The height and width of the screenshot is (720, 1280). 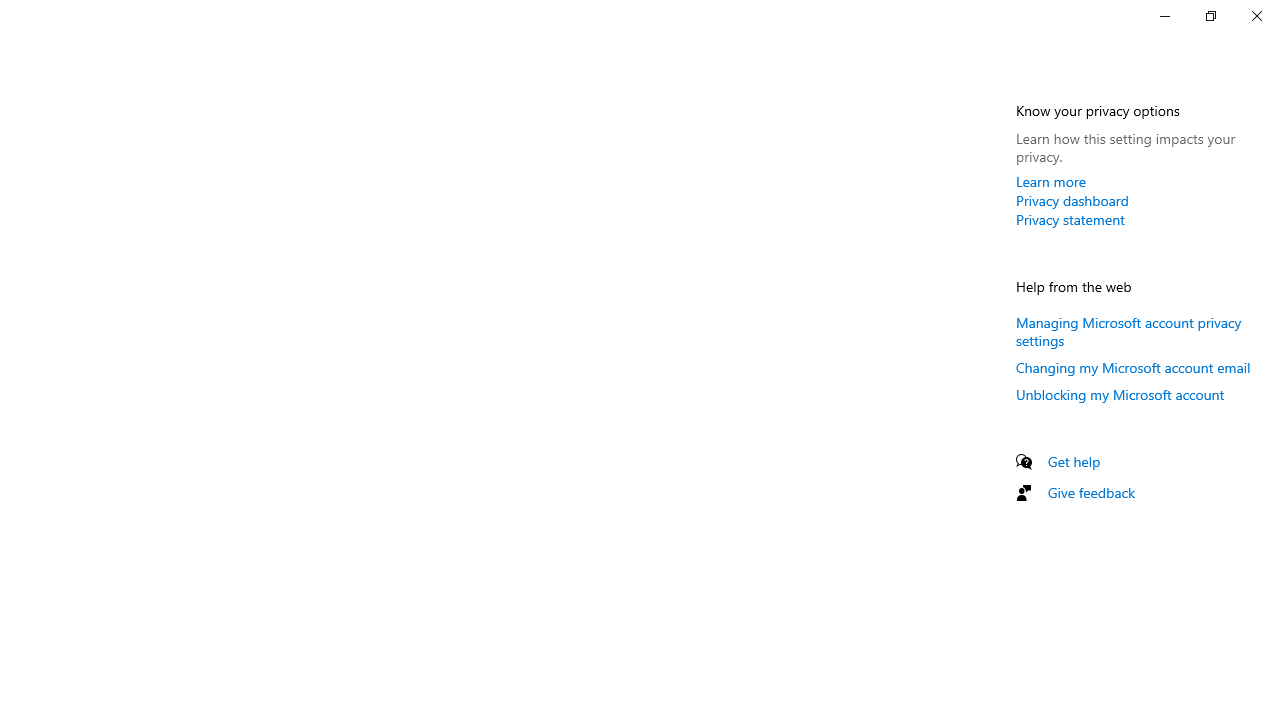 I want to click on 'Unblocking my Microsoft account', so click(x=1120, y=394).